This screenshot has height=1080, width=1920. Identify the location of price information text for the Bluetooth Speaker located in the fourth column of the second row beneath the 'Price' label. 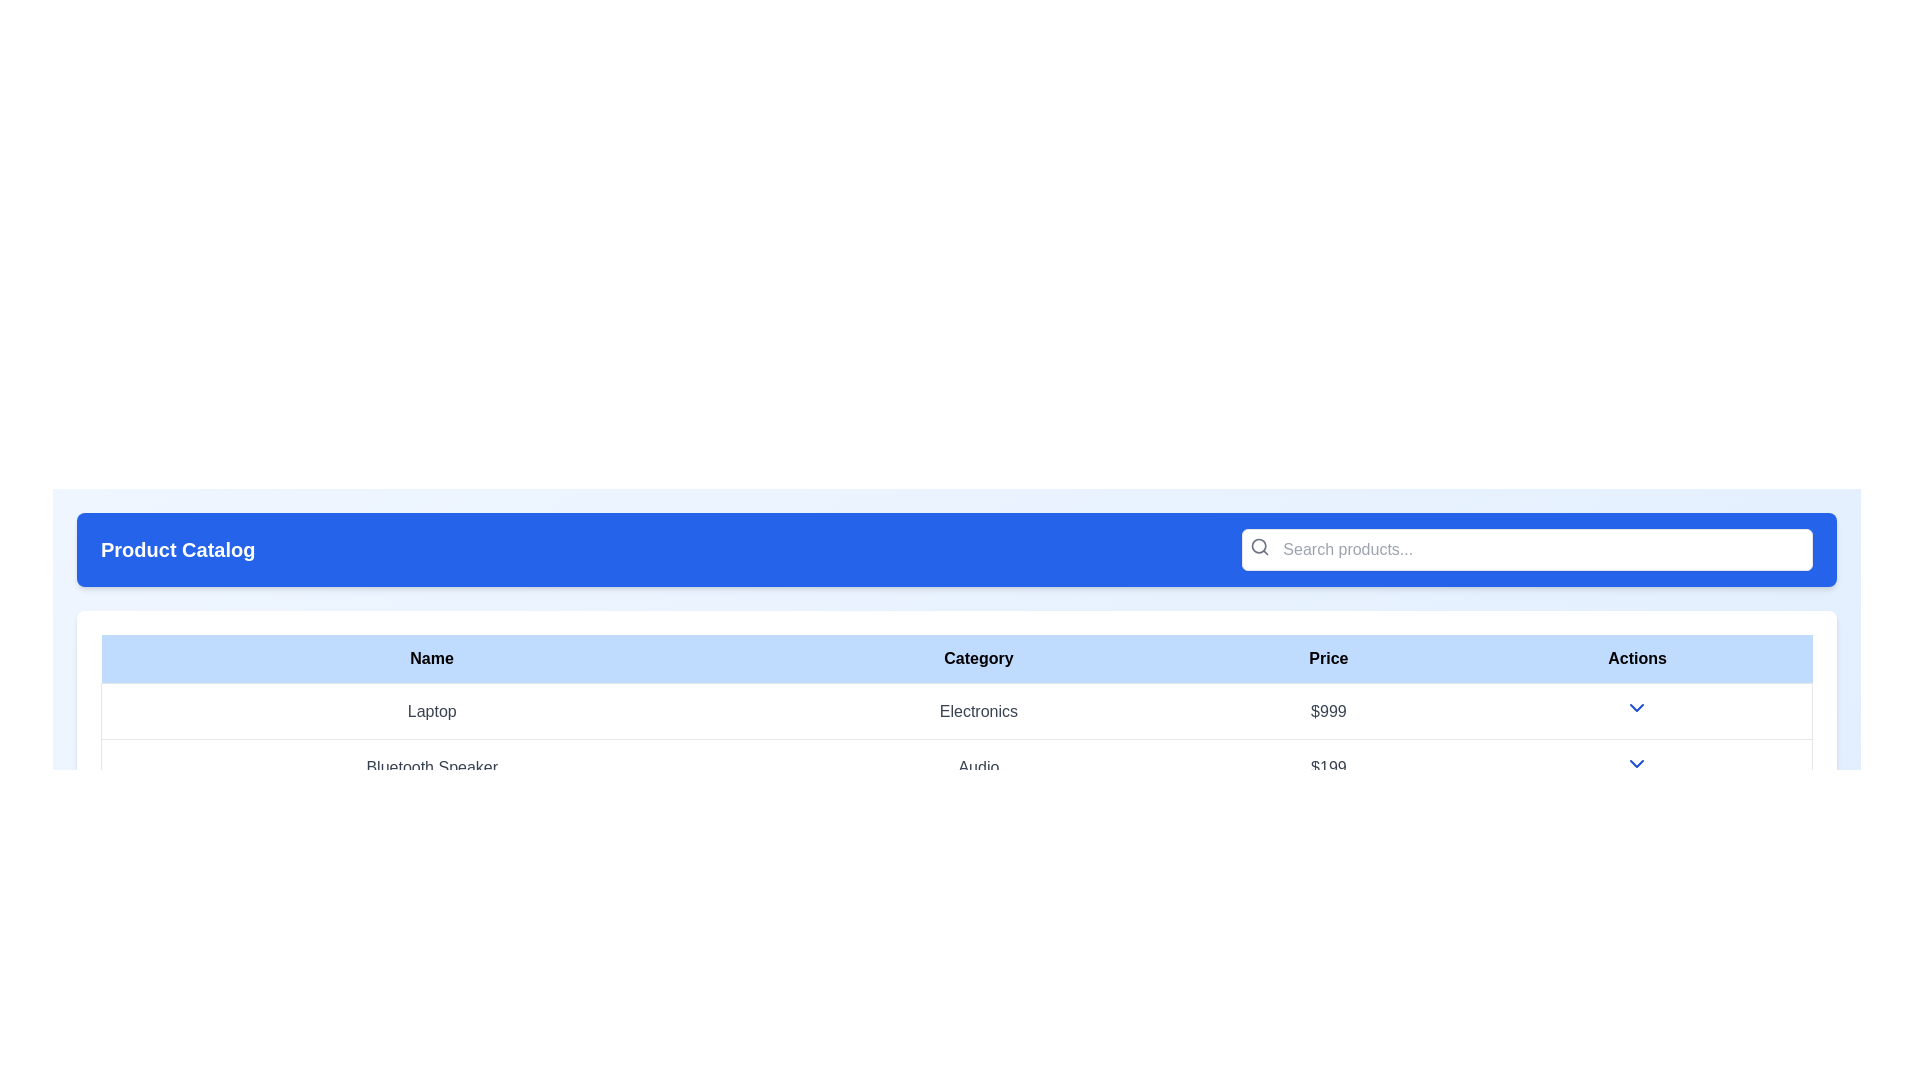
(1328, 766).